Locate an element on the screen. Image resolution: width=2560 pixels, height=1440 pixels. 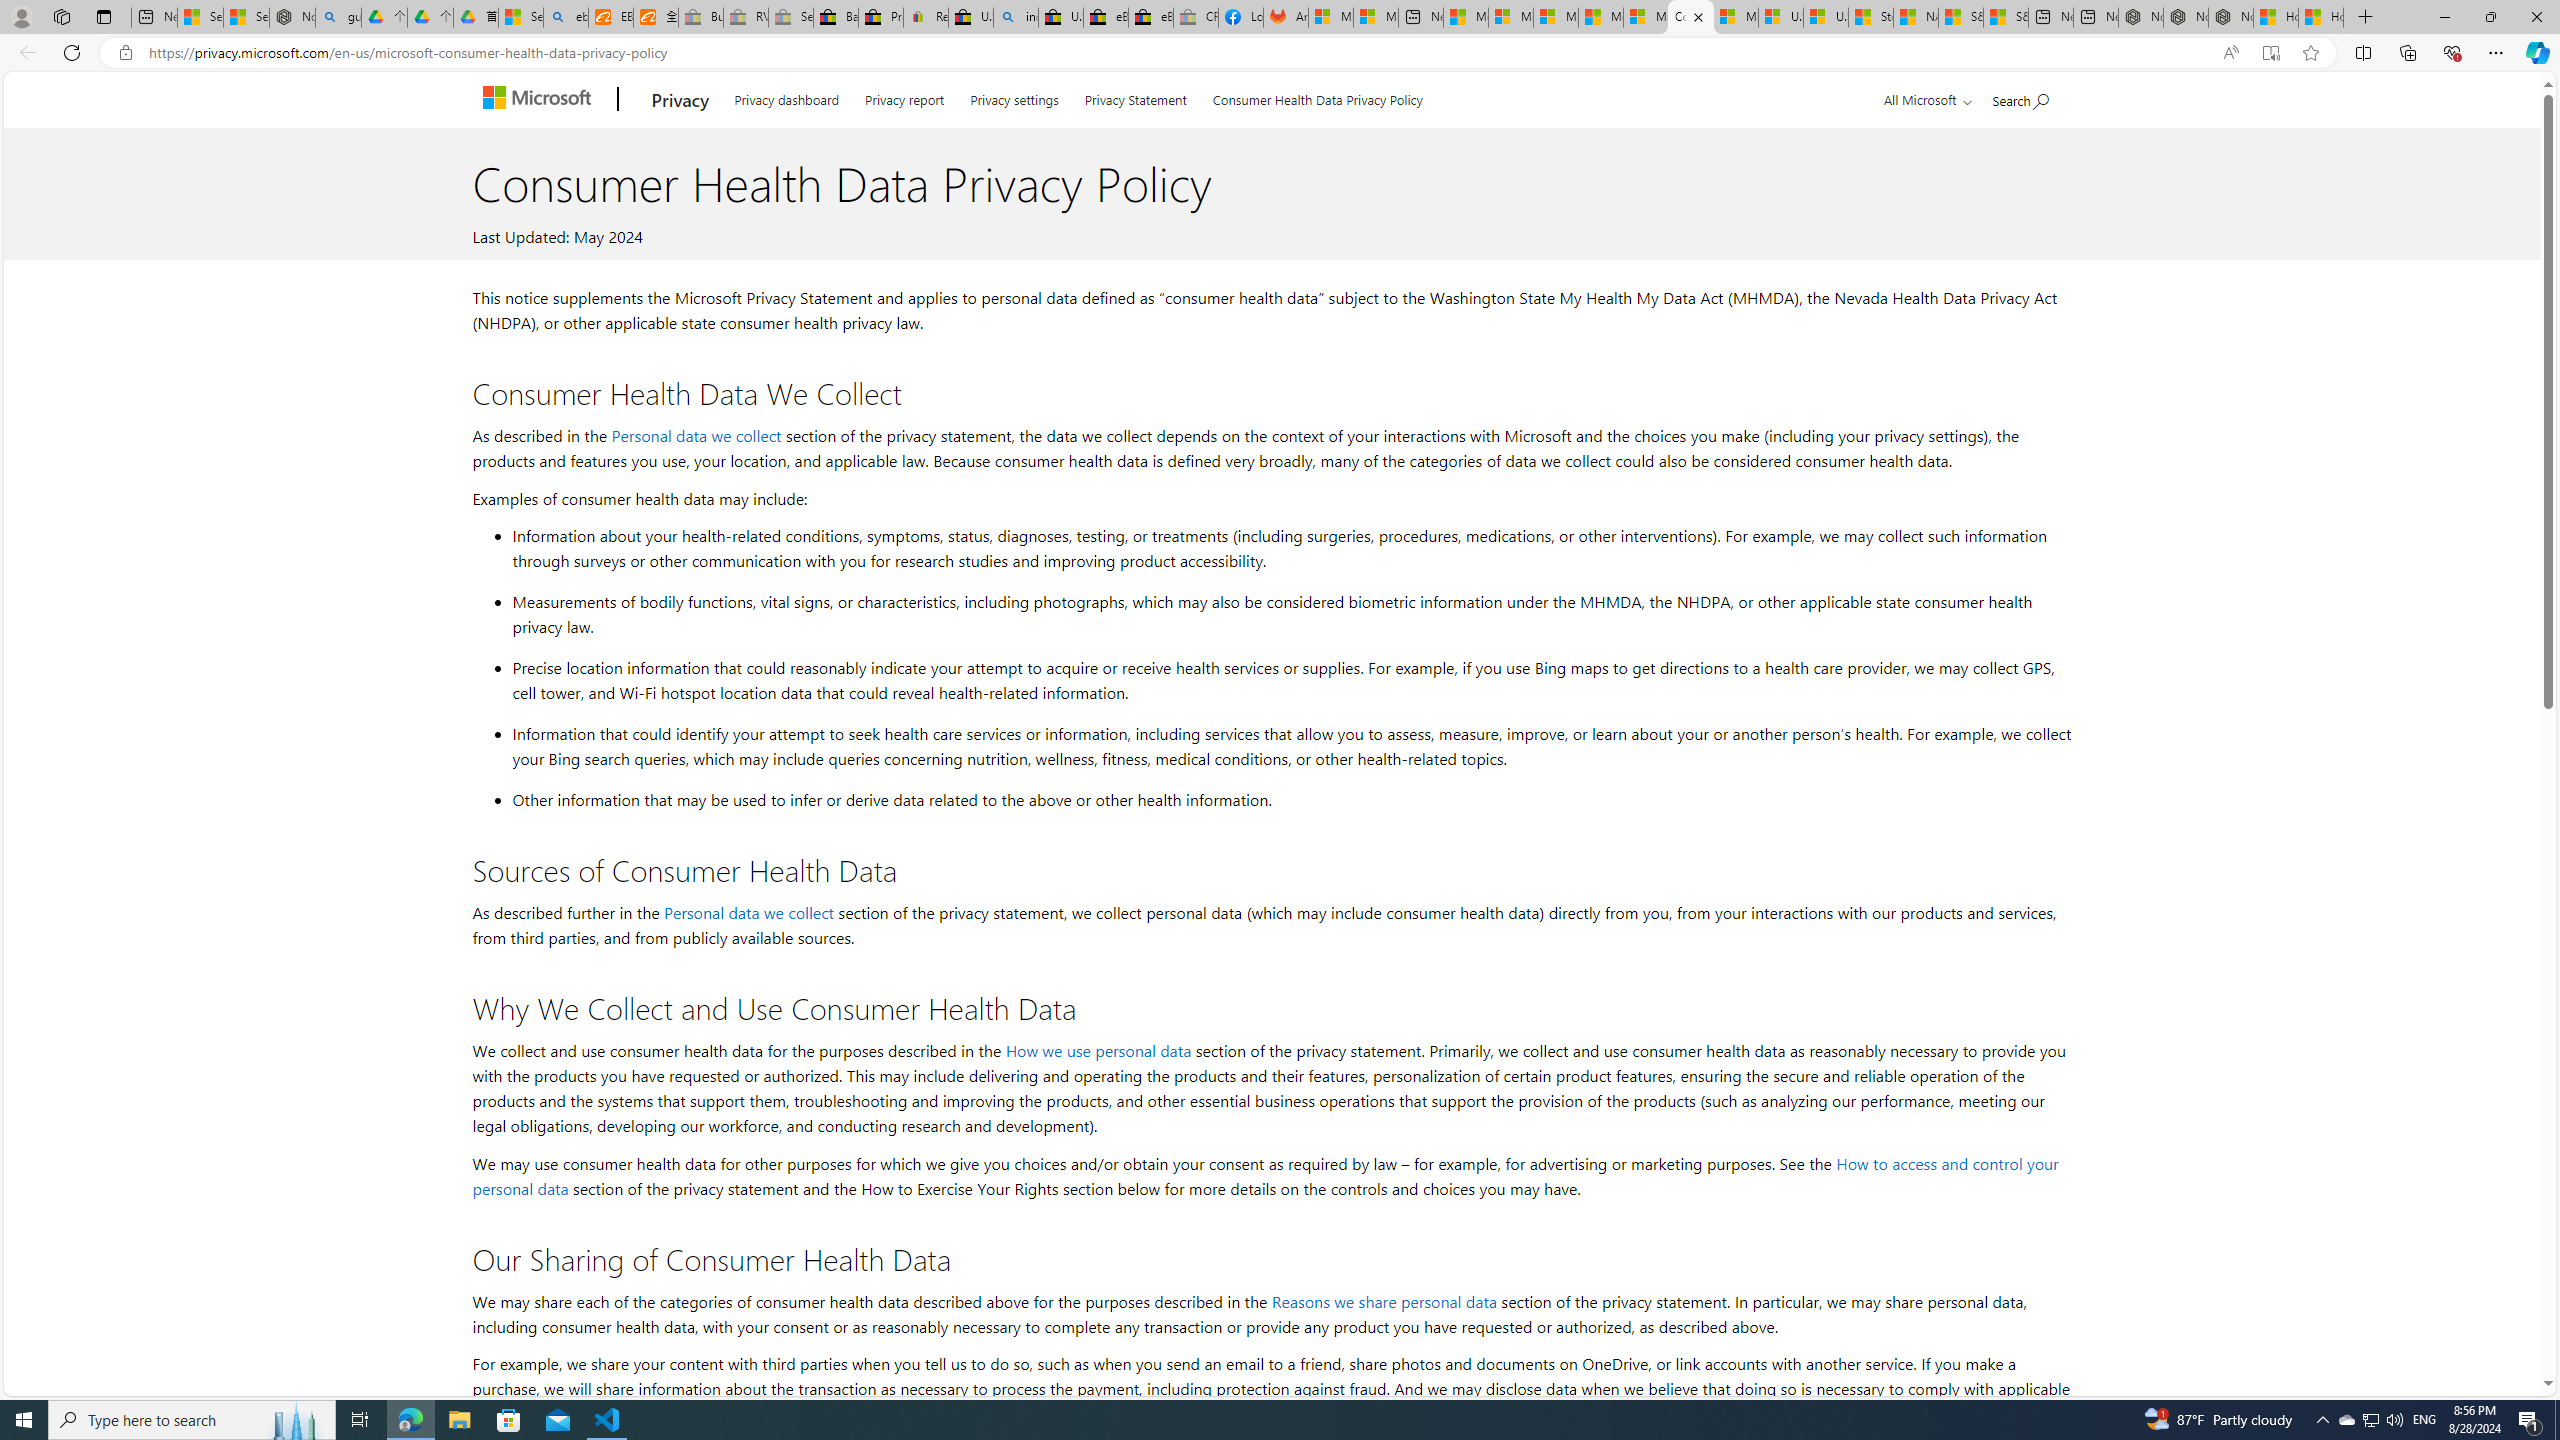
'Search Microsoft.com' is located at coordinates (2021, 96).